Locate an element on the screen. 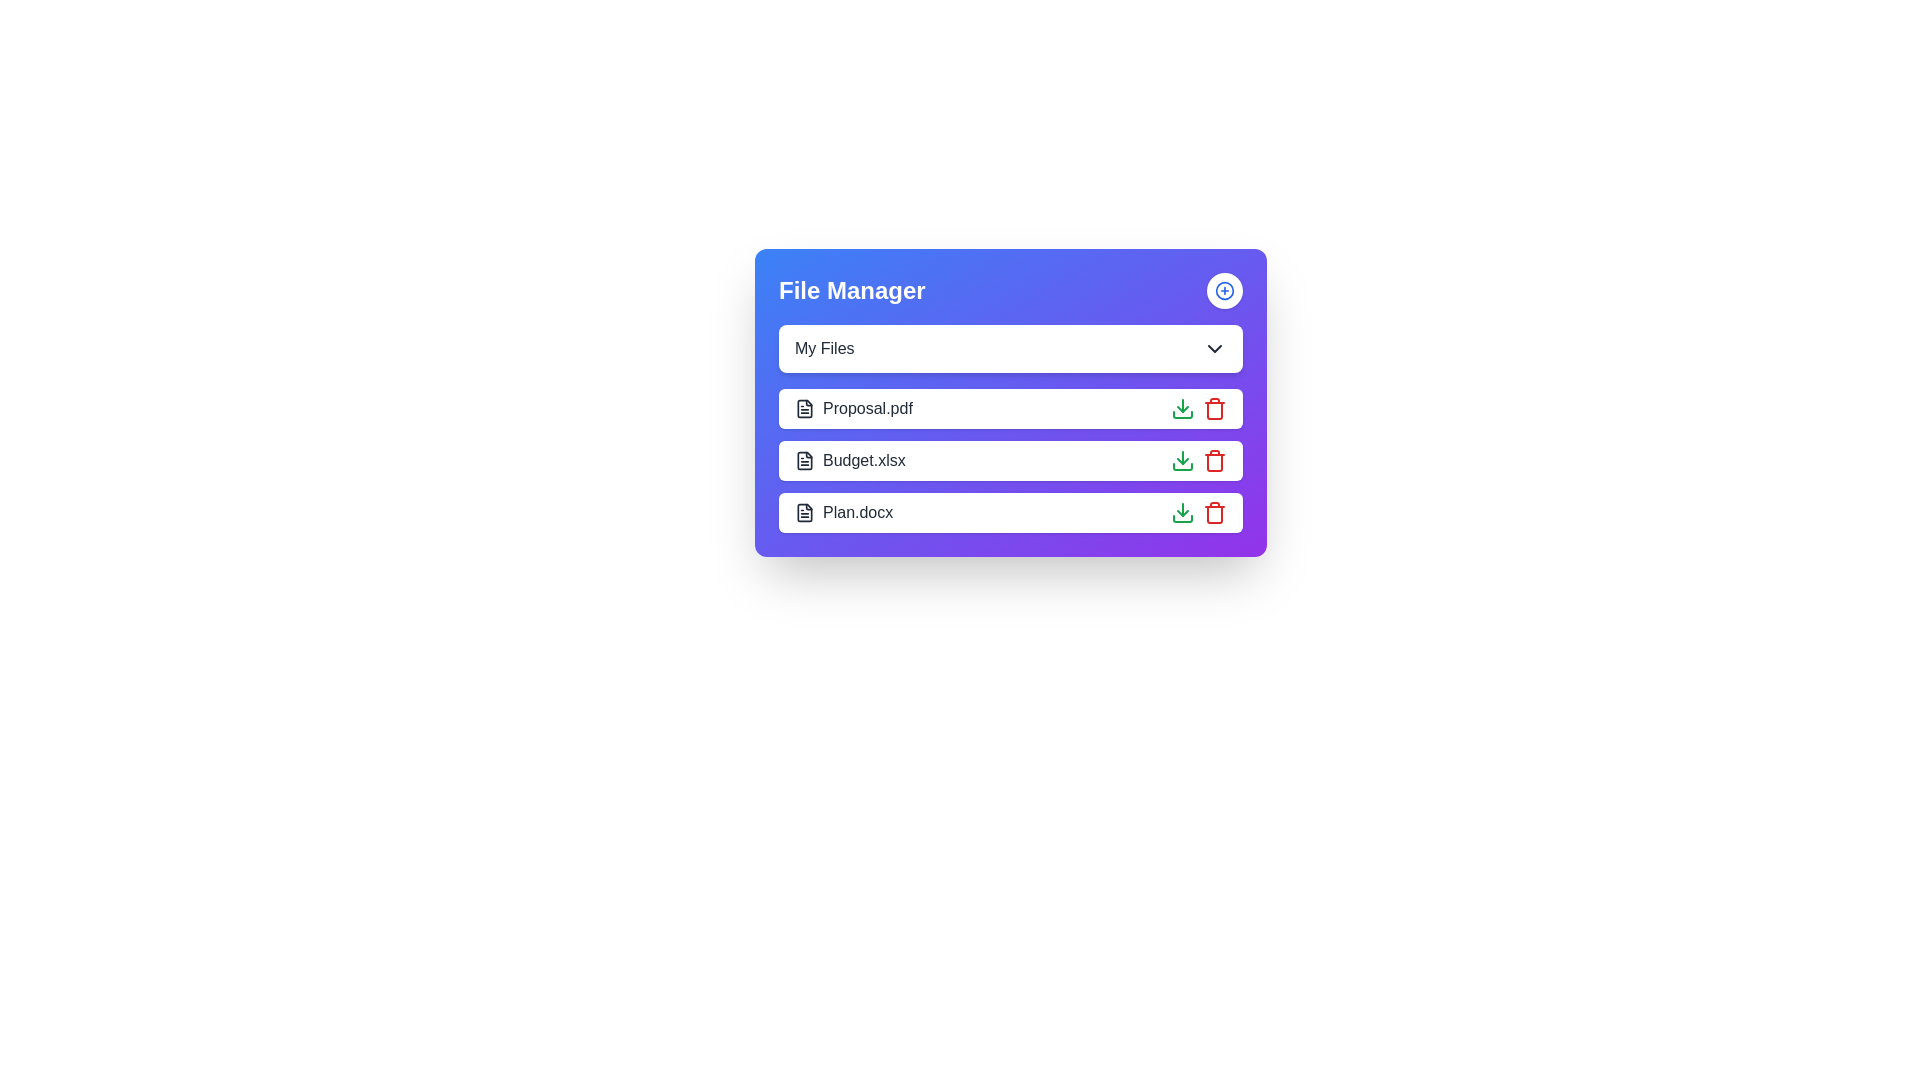 The image size is (1920, 1080). the circular '+' button with a white background and blue border located in the top right corner of the 'File Manager' card for keyboard interaction is located at coordinates (1223, 290).